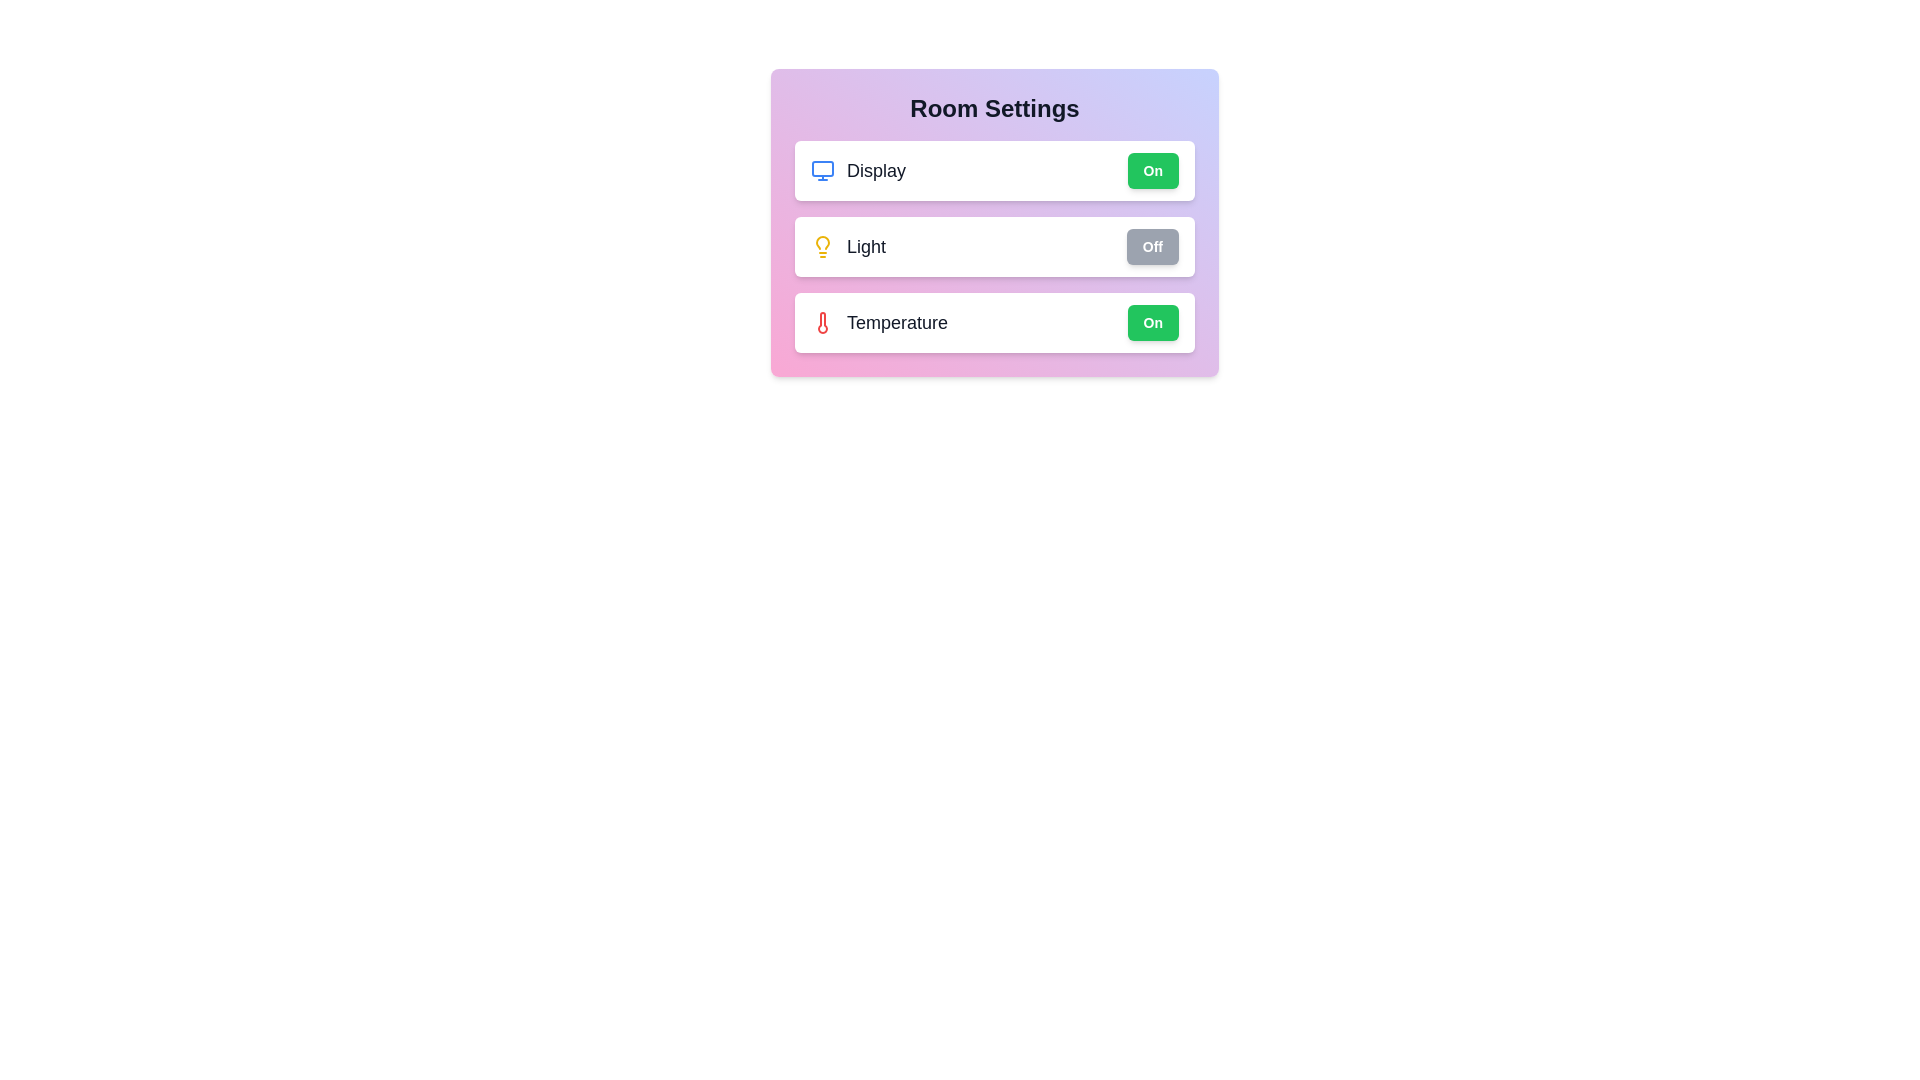  Describe the element at coordinates (994, 108) in the screenshot. I see `the text 'Room Settings' to select it` at that location.